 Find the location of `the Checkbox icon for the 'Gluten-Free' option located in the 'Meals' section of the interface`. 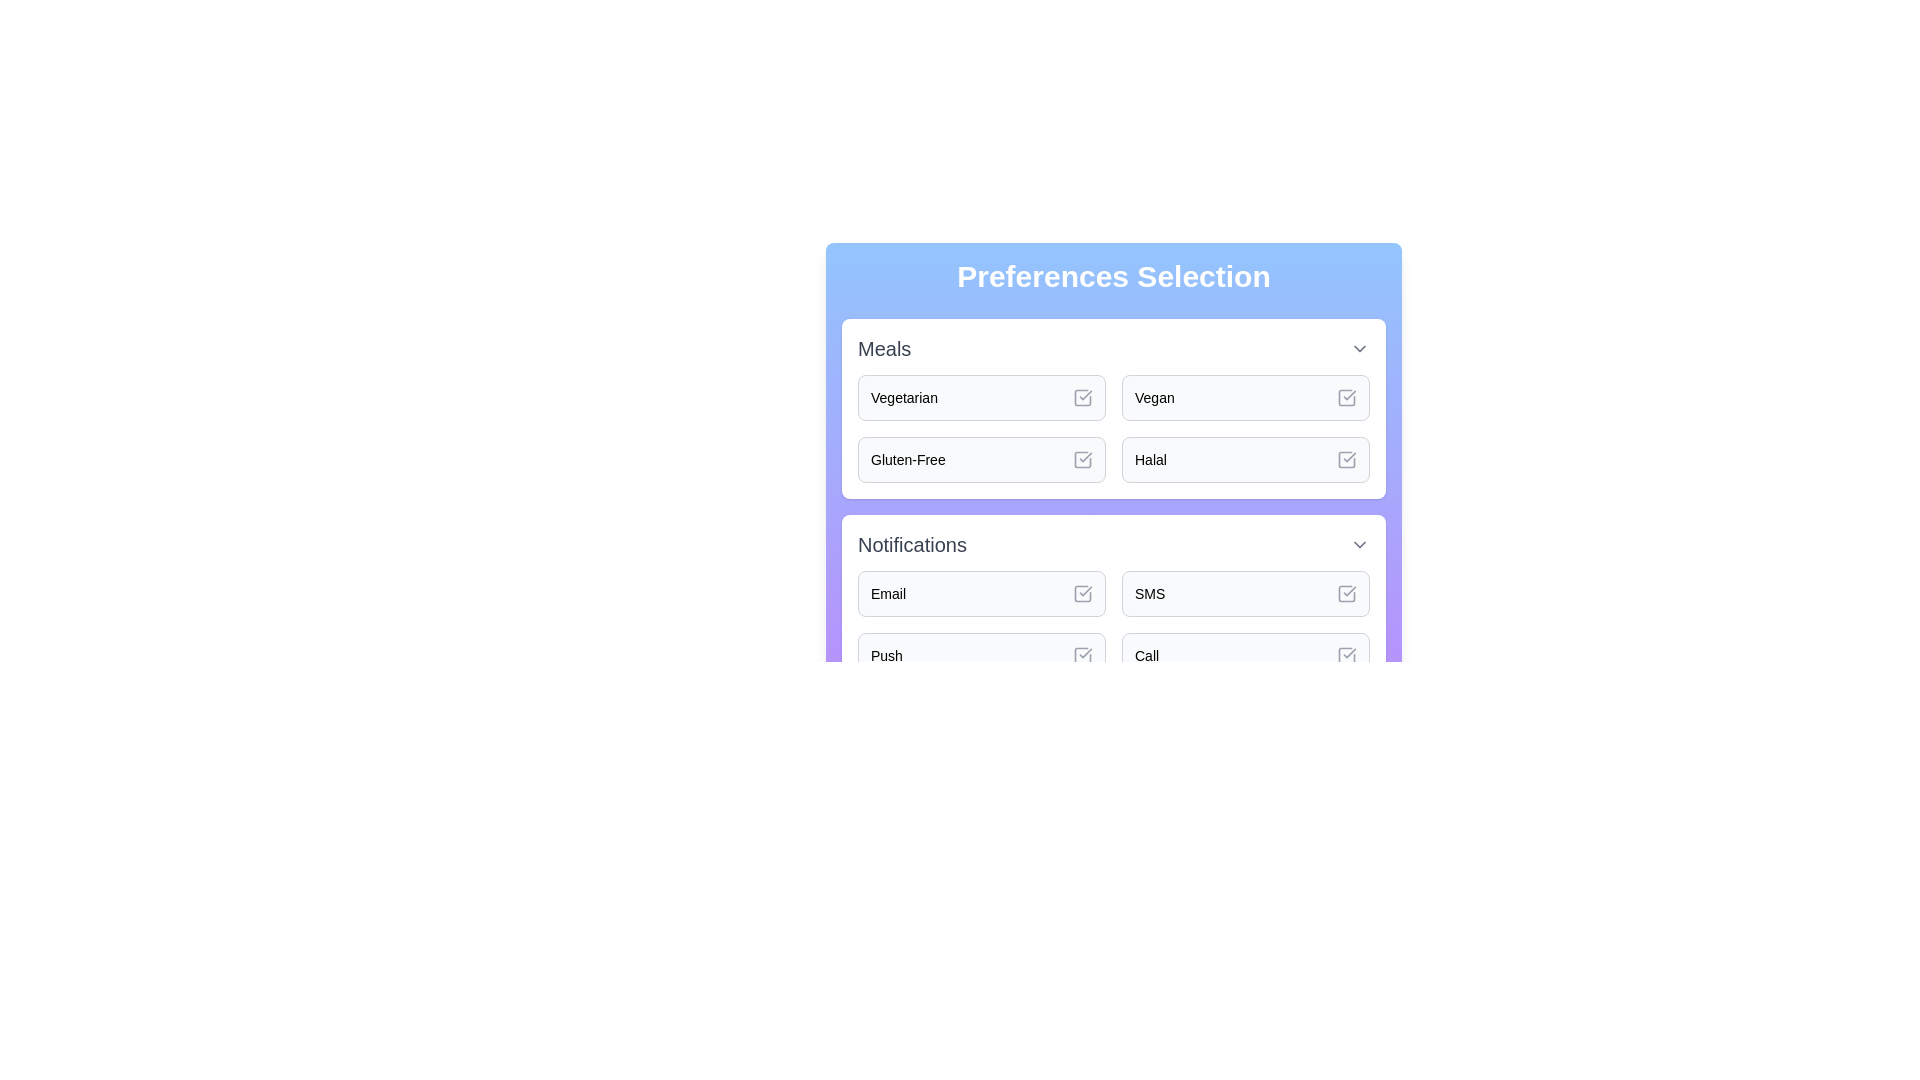

the Checkbox icon for the 'Gluten-Free' option located in the 'Meals' section of the interface is located at coordinates (1082, 459).